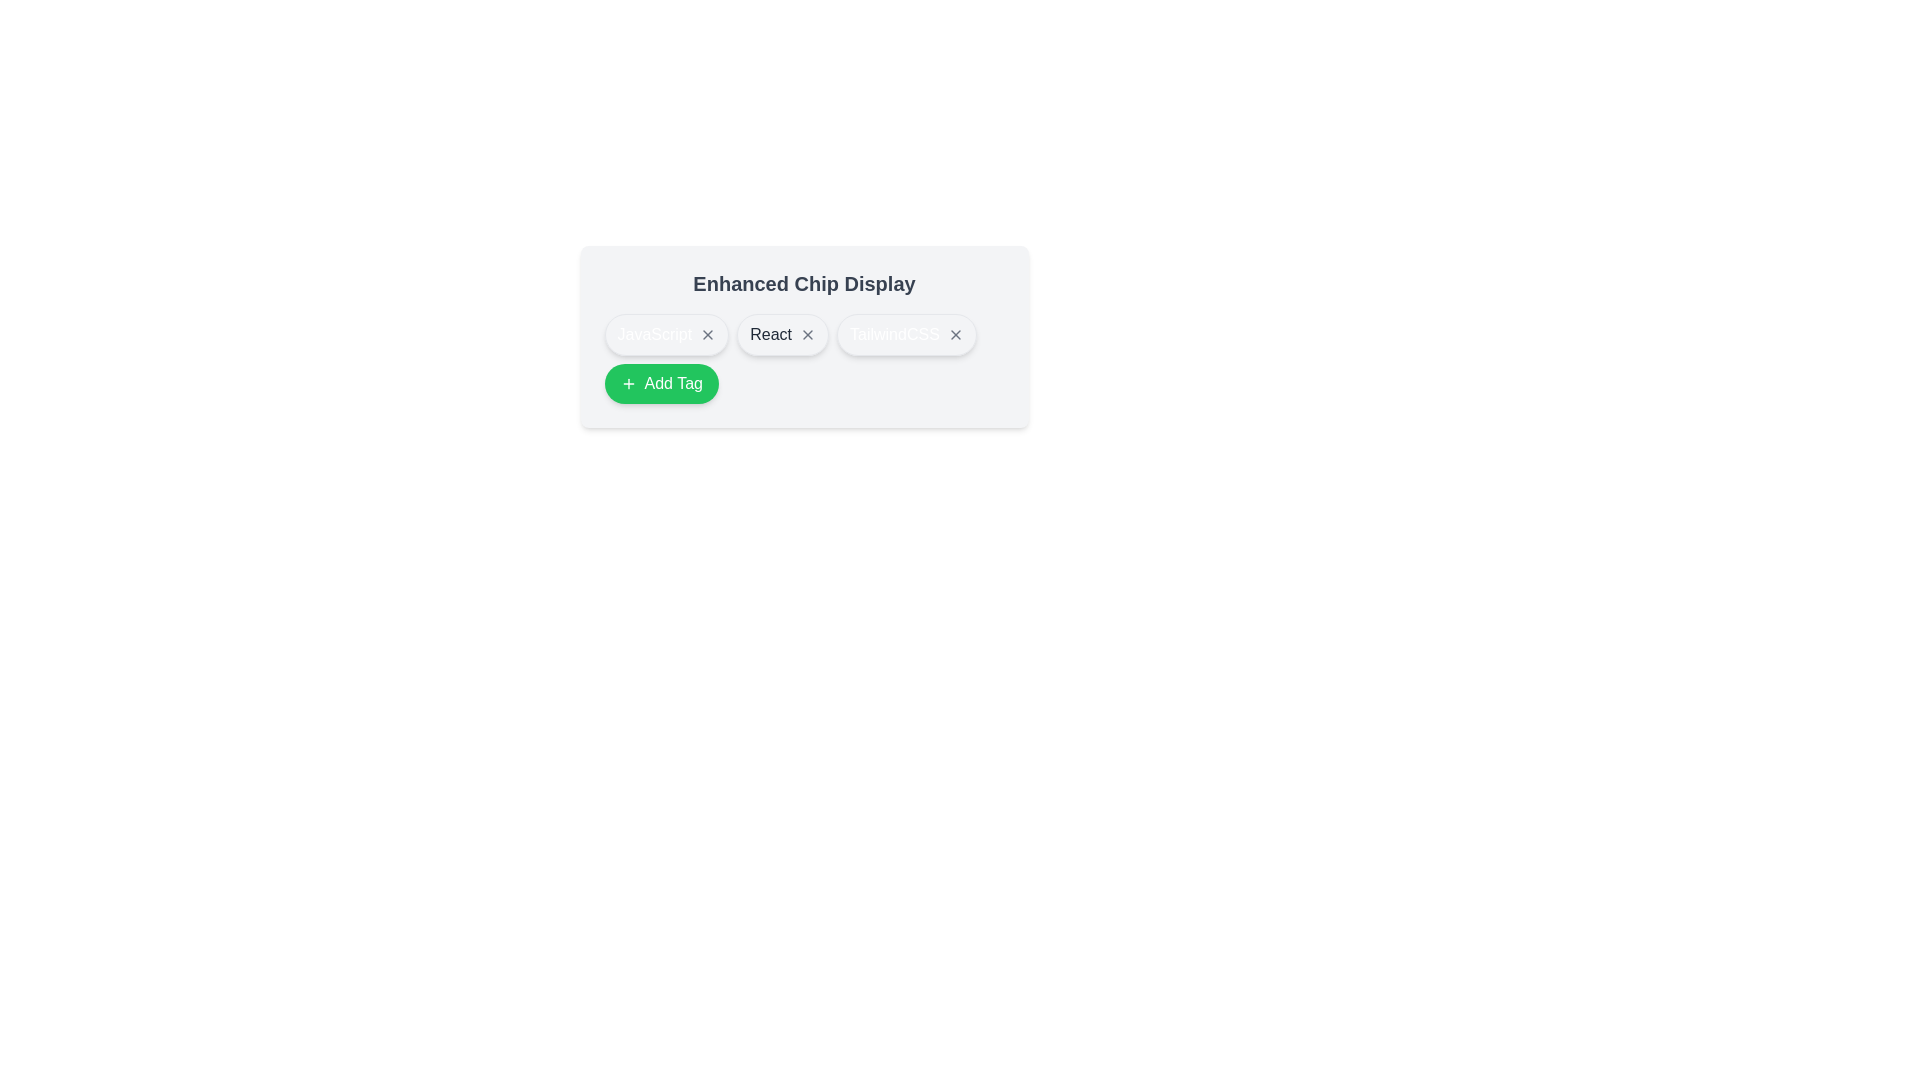 Image resolution: width=1920 pixels, height=1080 pixels. What do you see at coordinates (905, 334) in the screenshot?
I see `the tag TailwindCSS` at bounding box center [905, 334].